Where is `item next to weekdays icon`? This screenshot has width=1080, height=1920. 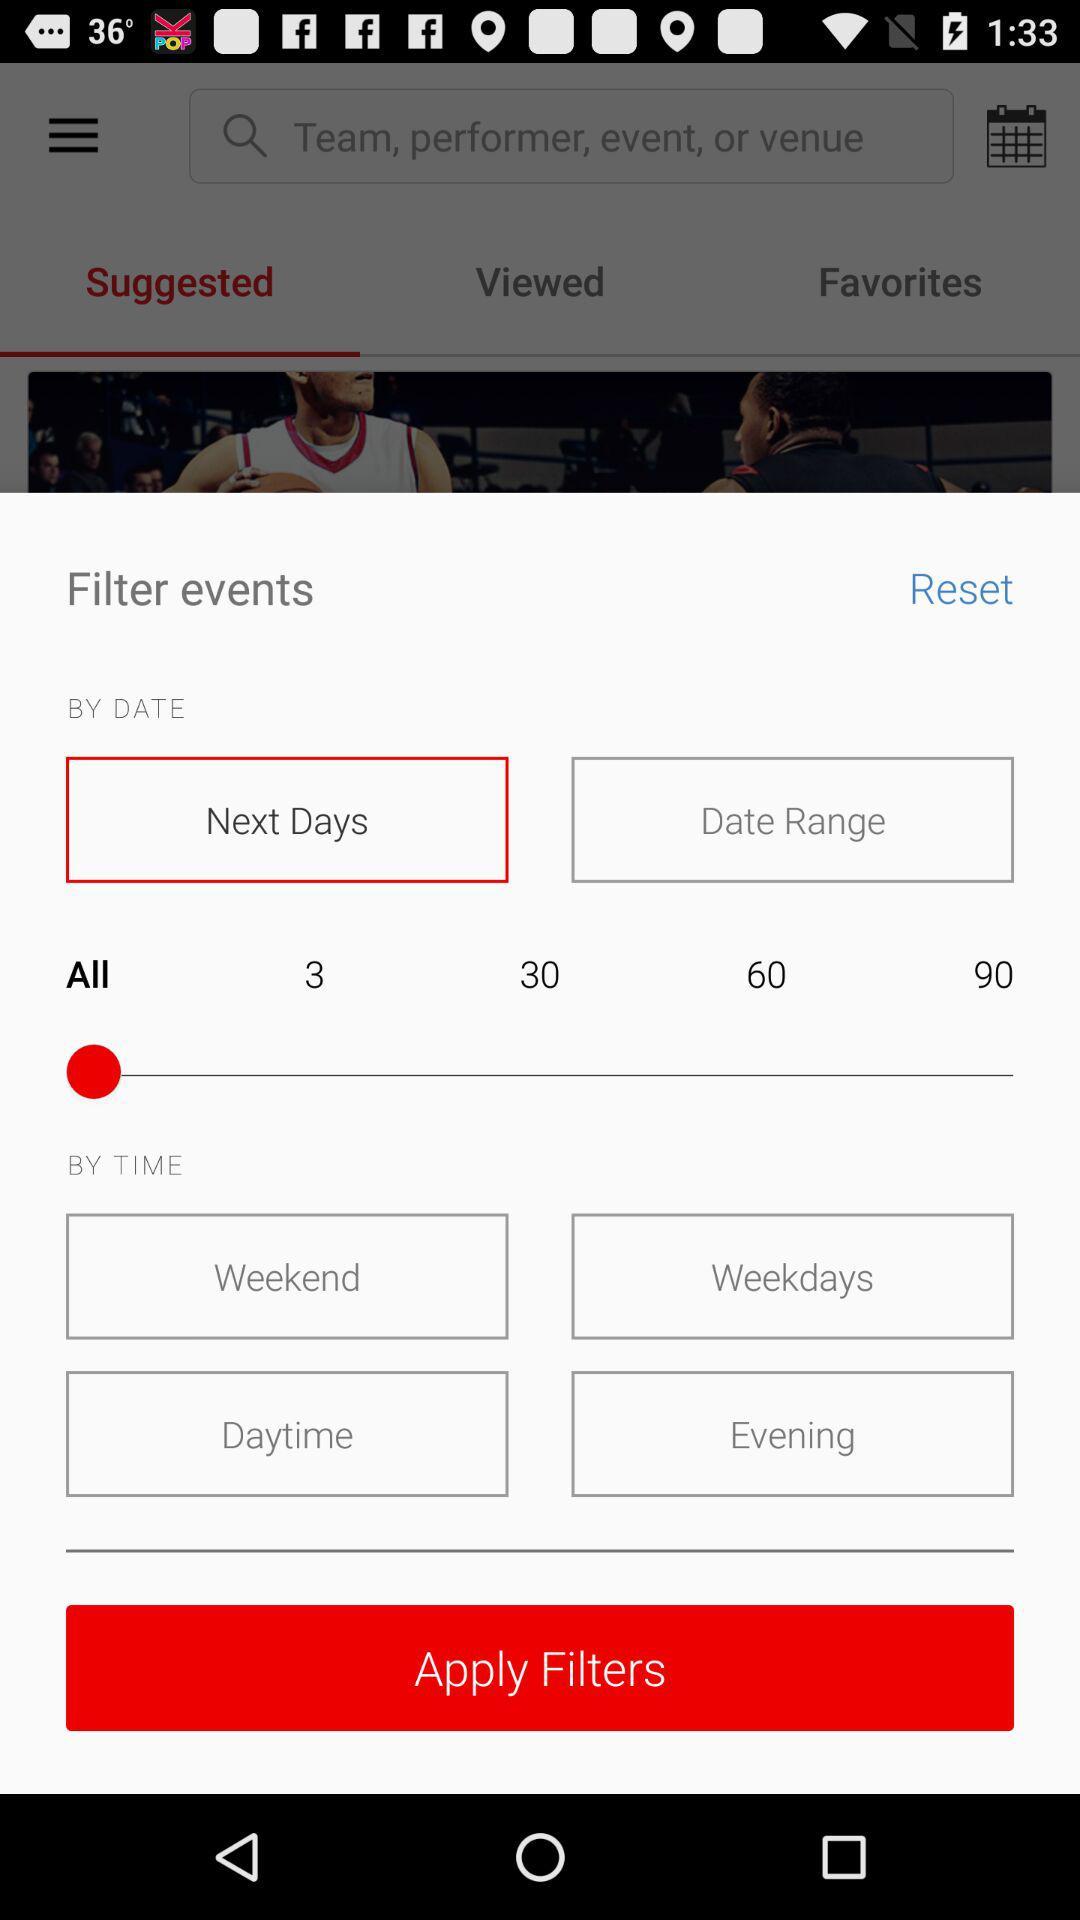
item next to weekdays icon is located at coordinates (287, 1275).